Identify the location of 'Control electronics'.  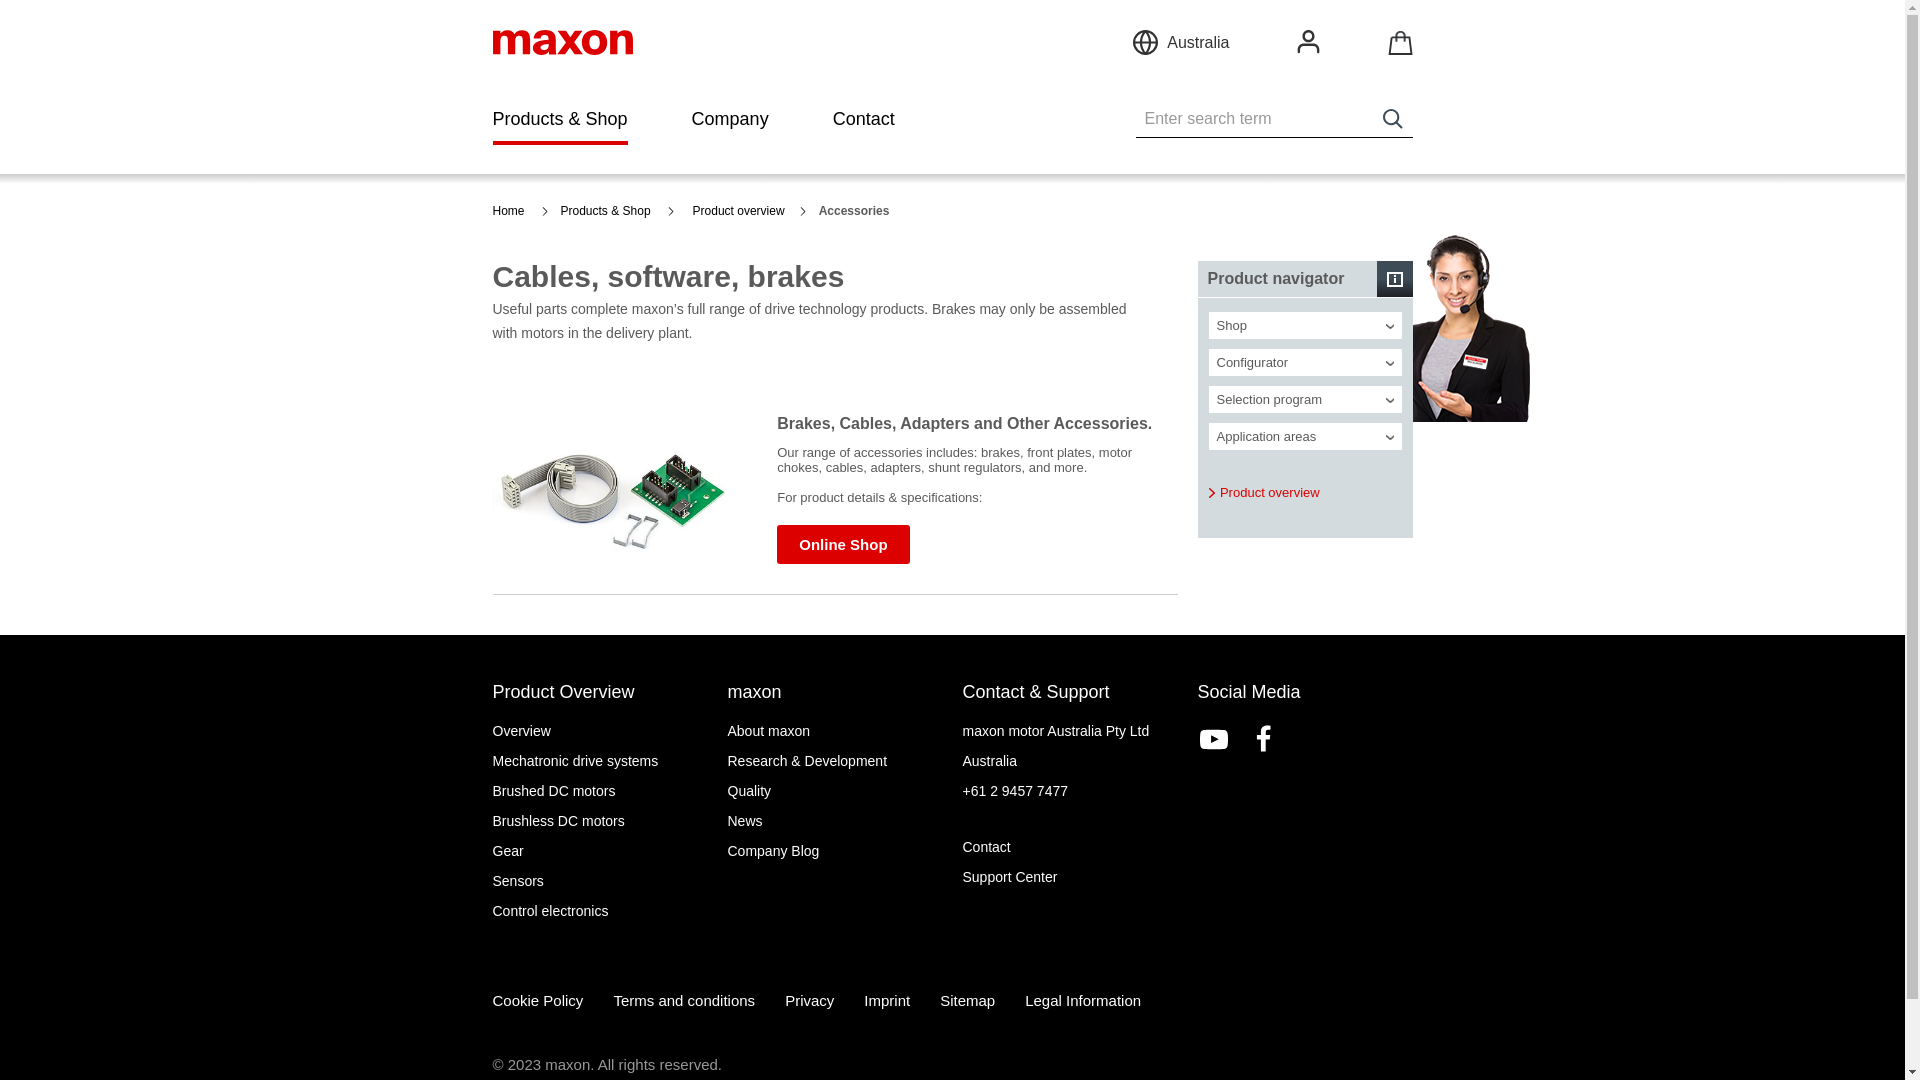
(491, 910).